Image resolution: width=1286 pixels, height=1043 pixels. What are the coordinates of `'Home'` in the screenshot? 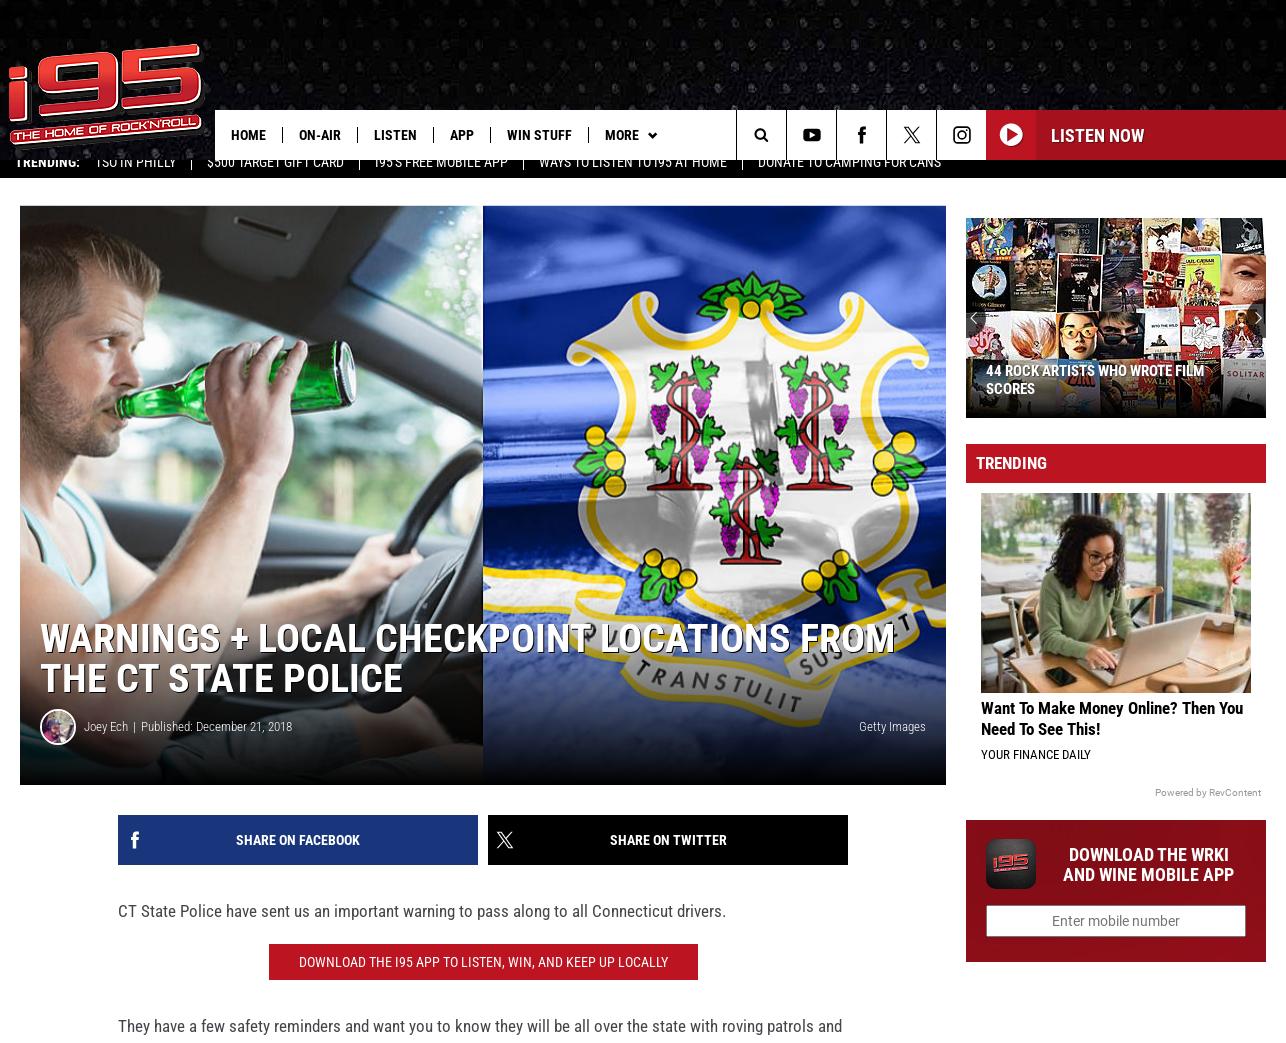 It's located at (248, 134).